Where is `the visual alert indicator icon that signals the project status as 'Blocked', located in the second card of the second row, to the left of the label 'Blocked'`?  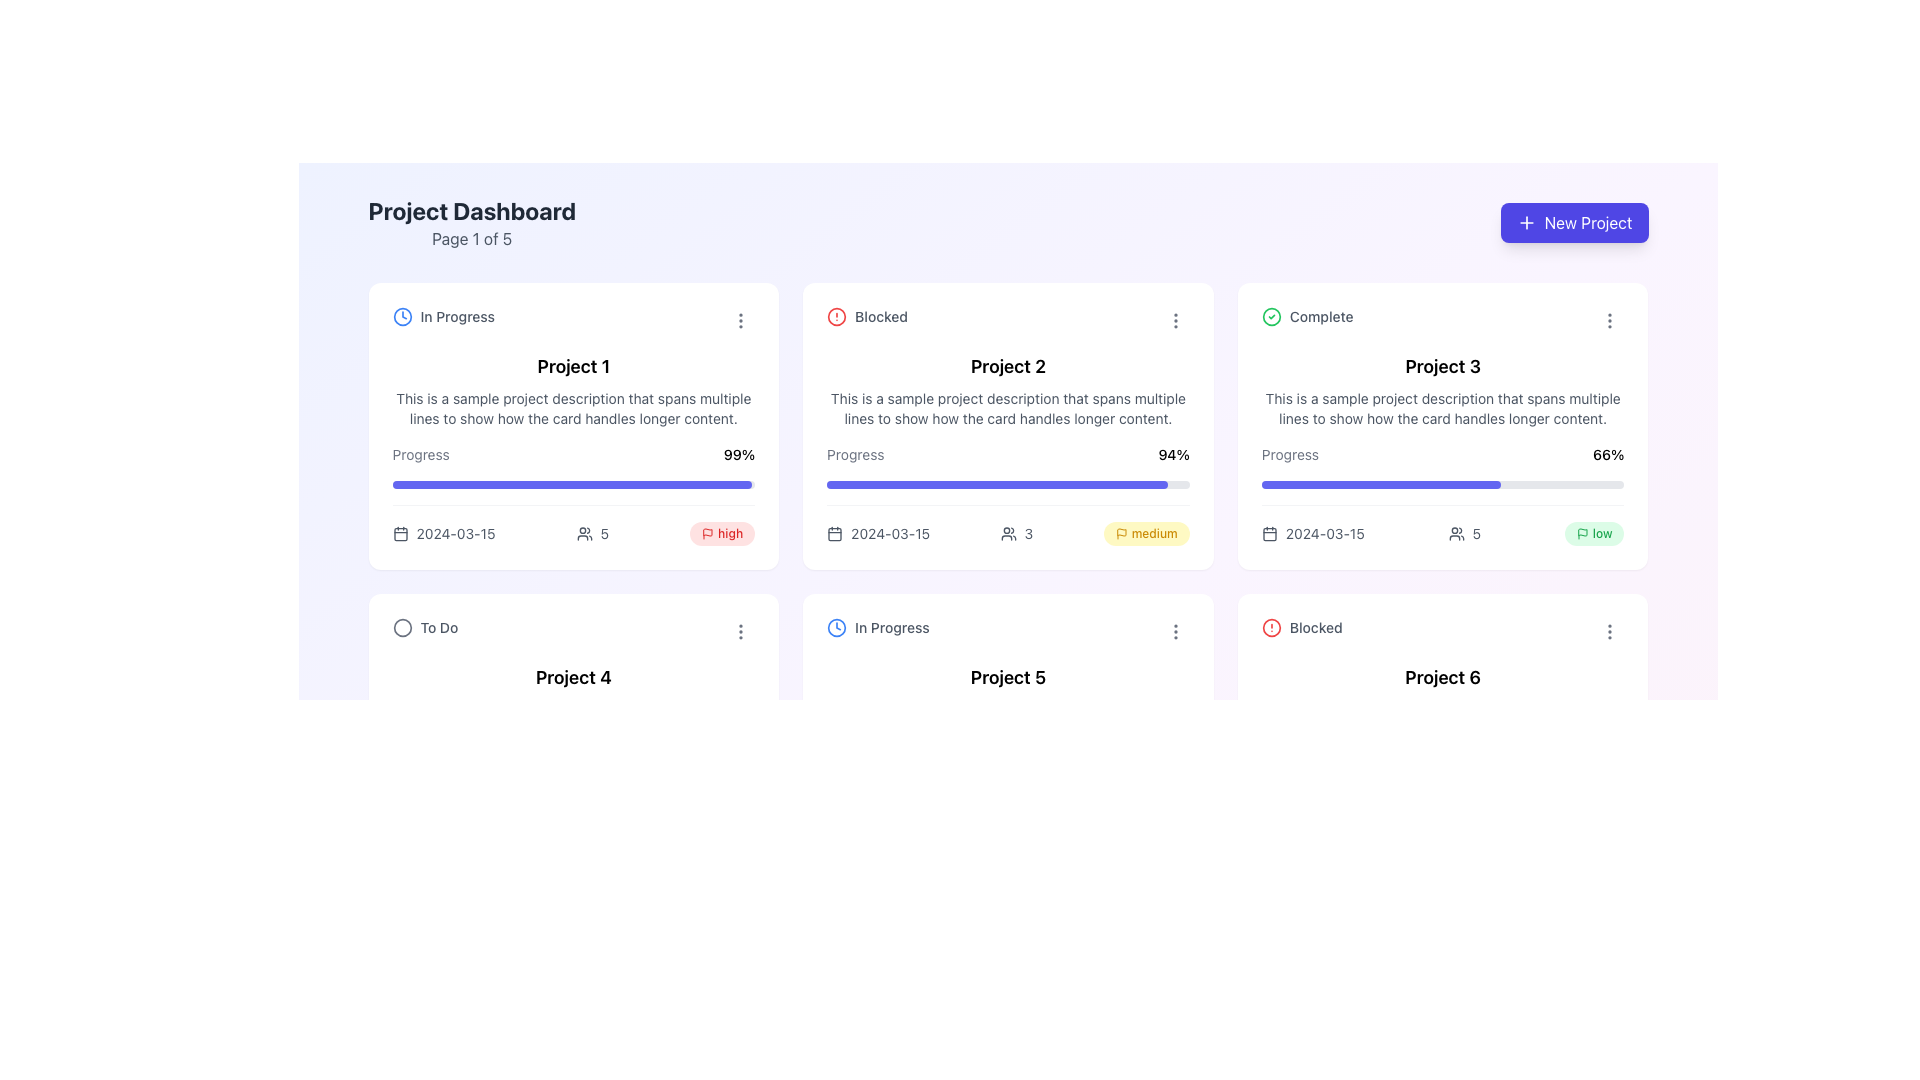 the visual alert indicator icon that signals the project status as 'Blocked', located in the second card of the second row, to the left of the label 'Blocked' is located at coordinates (1270, 627).